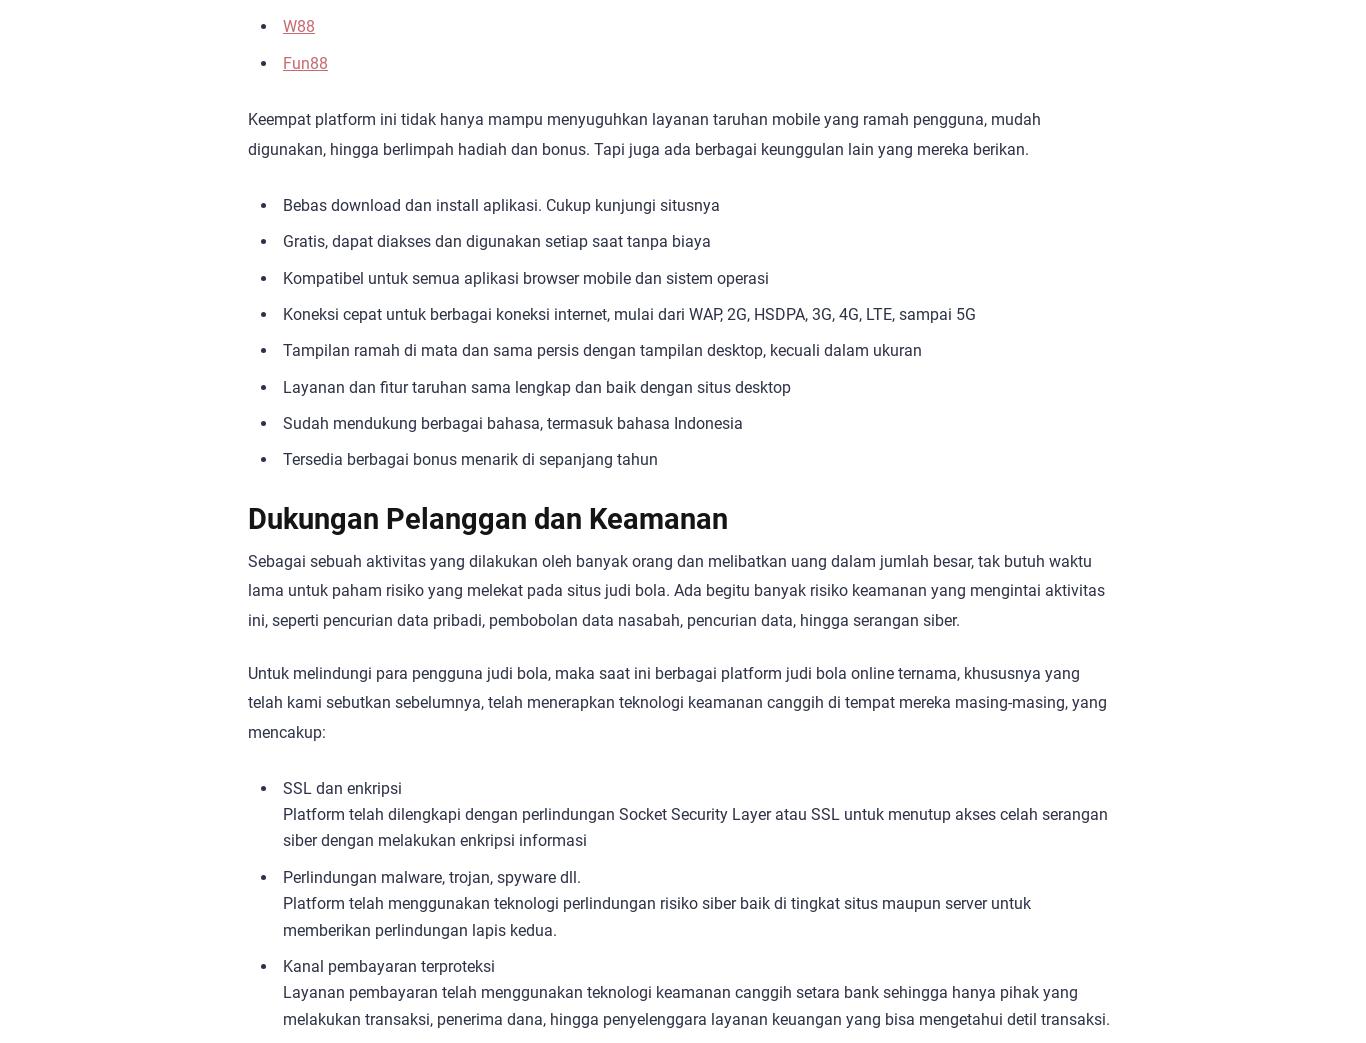  What do you see at coordinates (248, 134) in the screenshot?
I see `'Keempat platform ini tidak hanya mampu menyuguhkan layanan taruhan mobile yang ramah pengguna, mudah digunakan, hingga berlimpah hadiah dan bonus. Tapi juga ada berbagai keunggulan lain yang mereka berikan.'` at bounding box center [248, 134].